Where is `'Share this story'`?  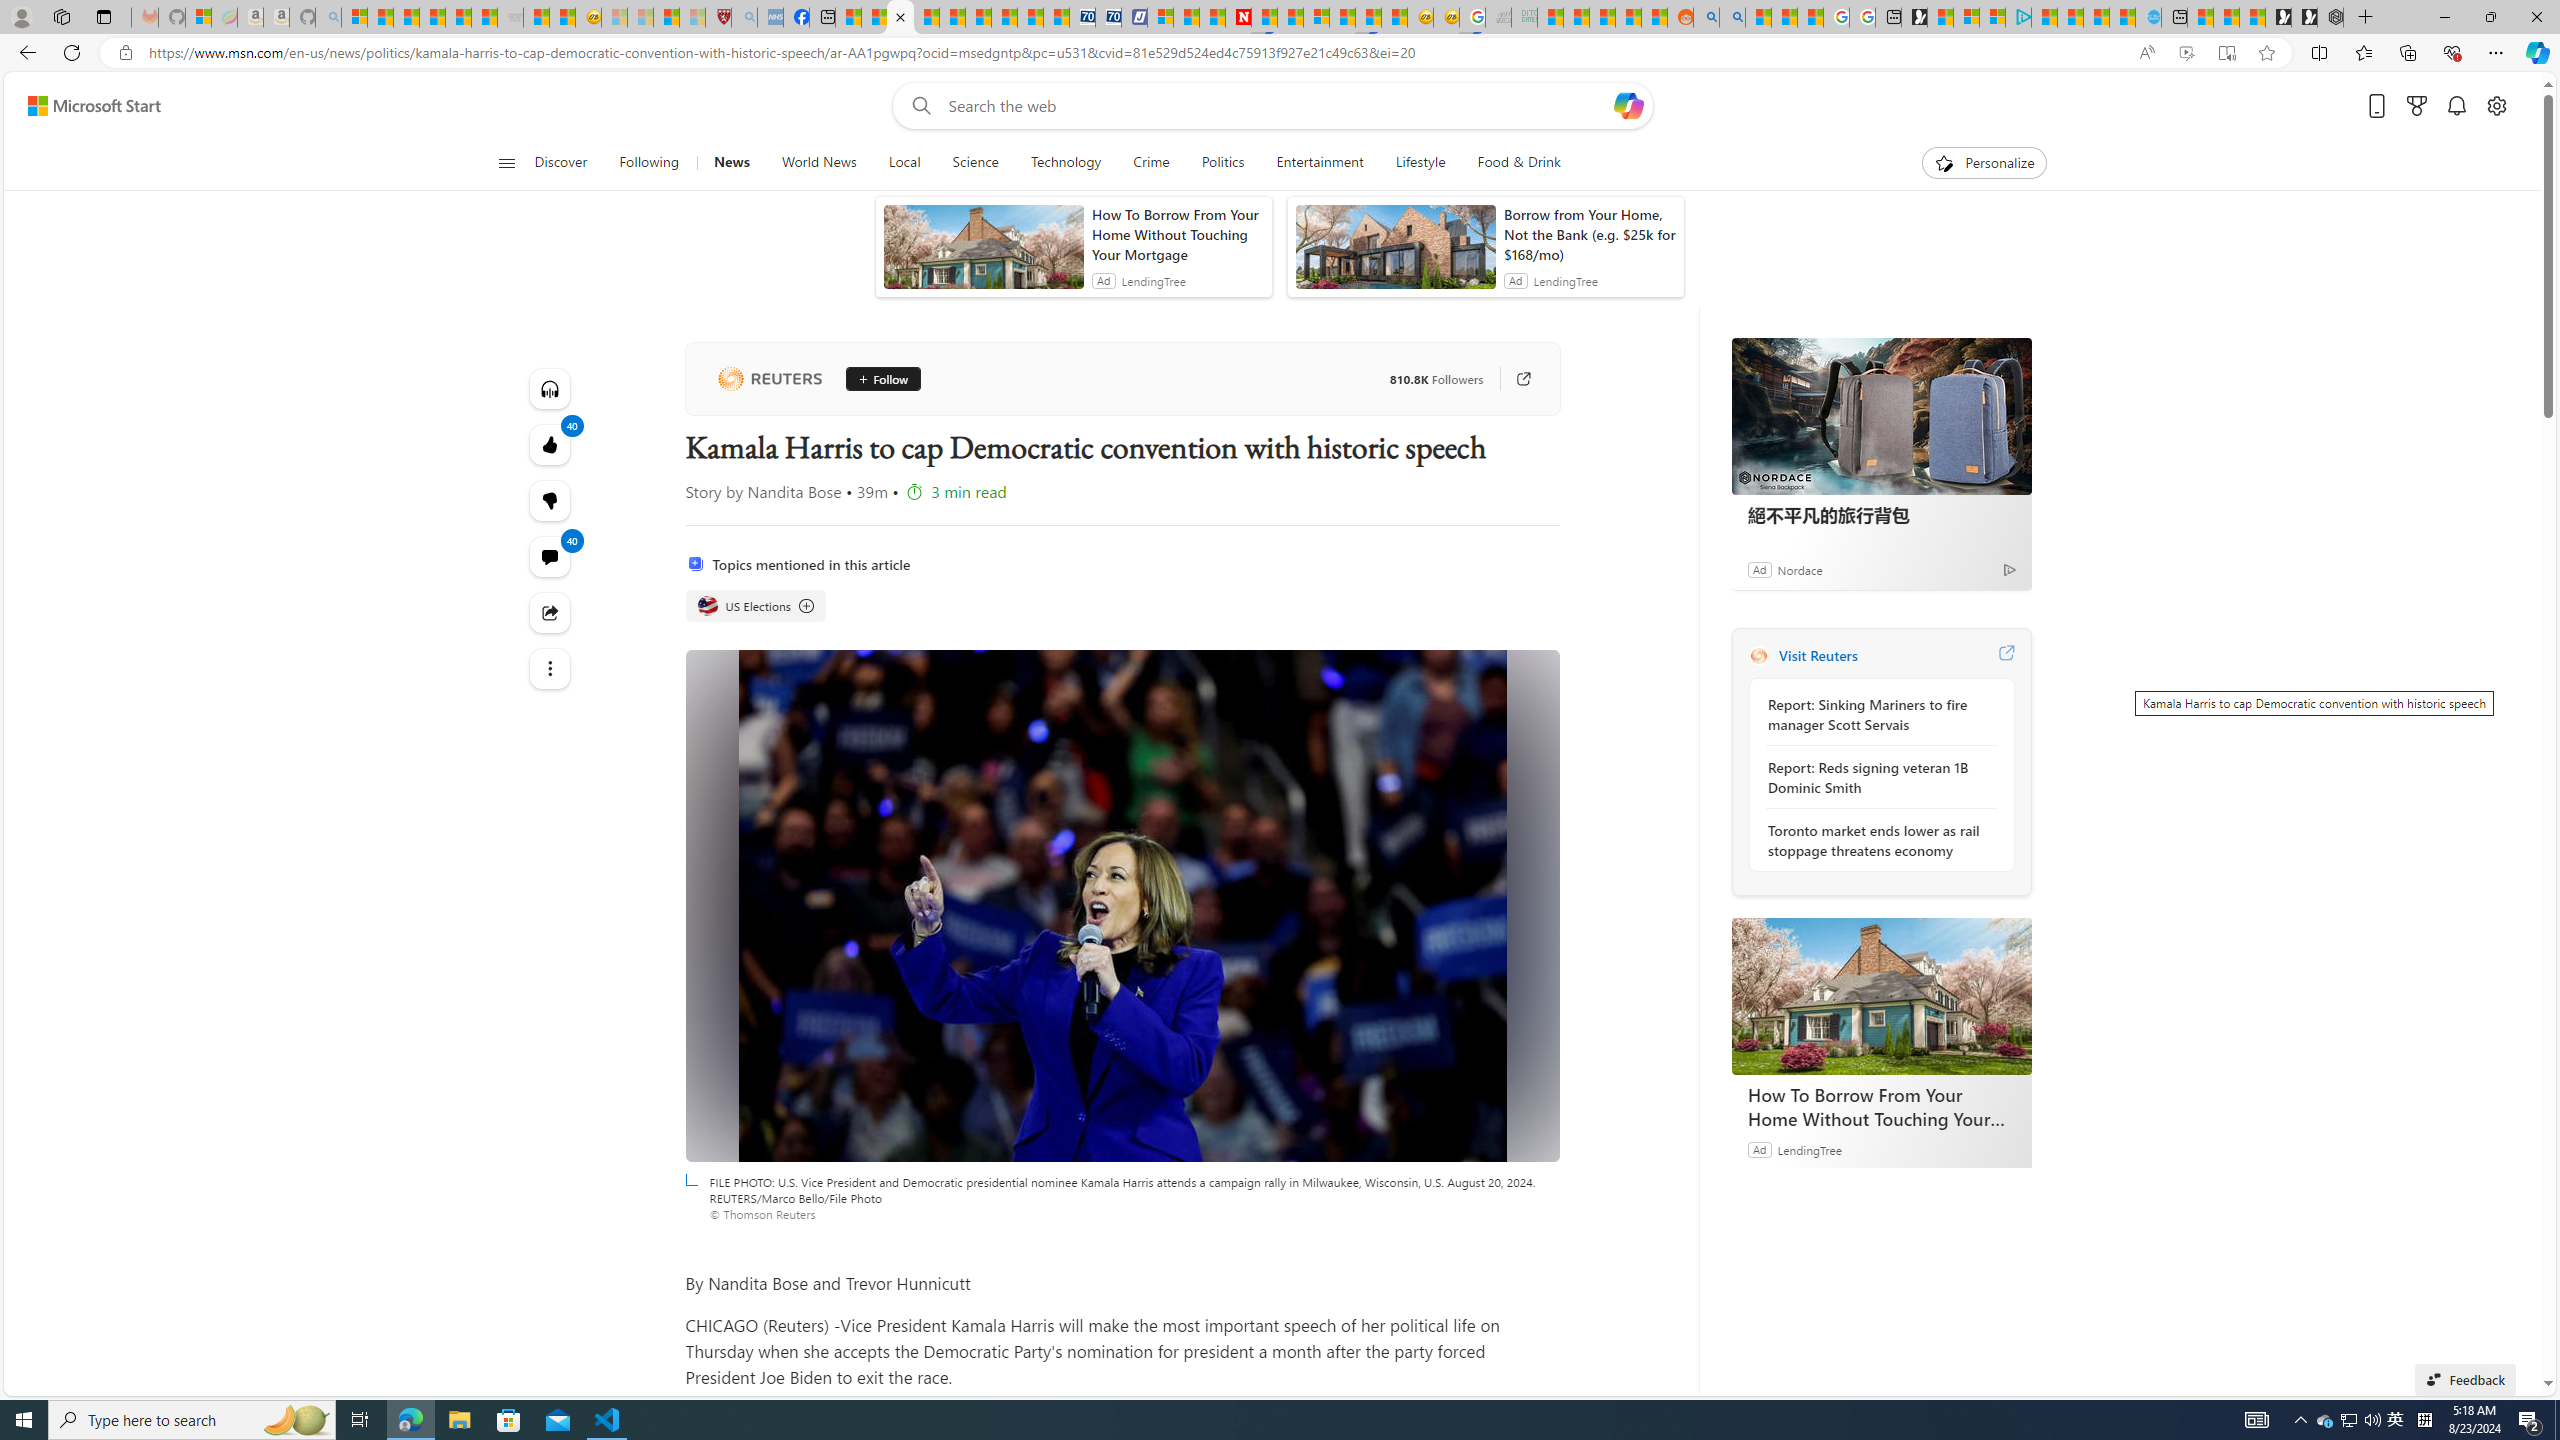
'Share this story' is located at coordinates (550, 612).